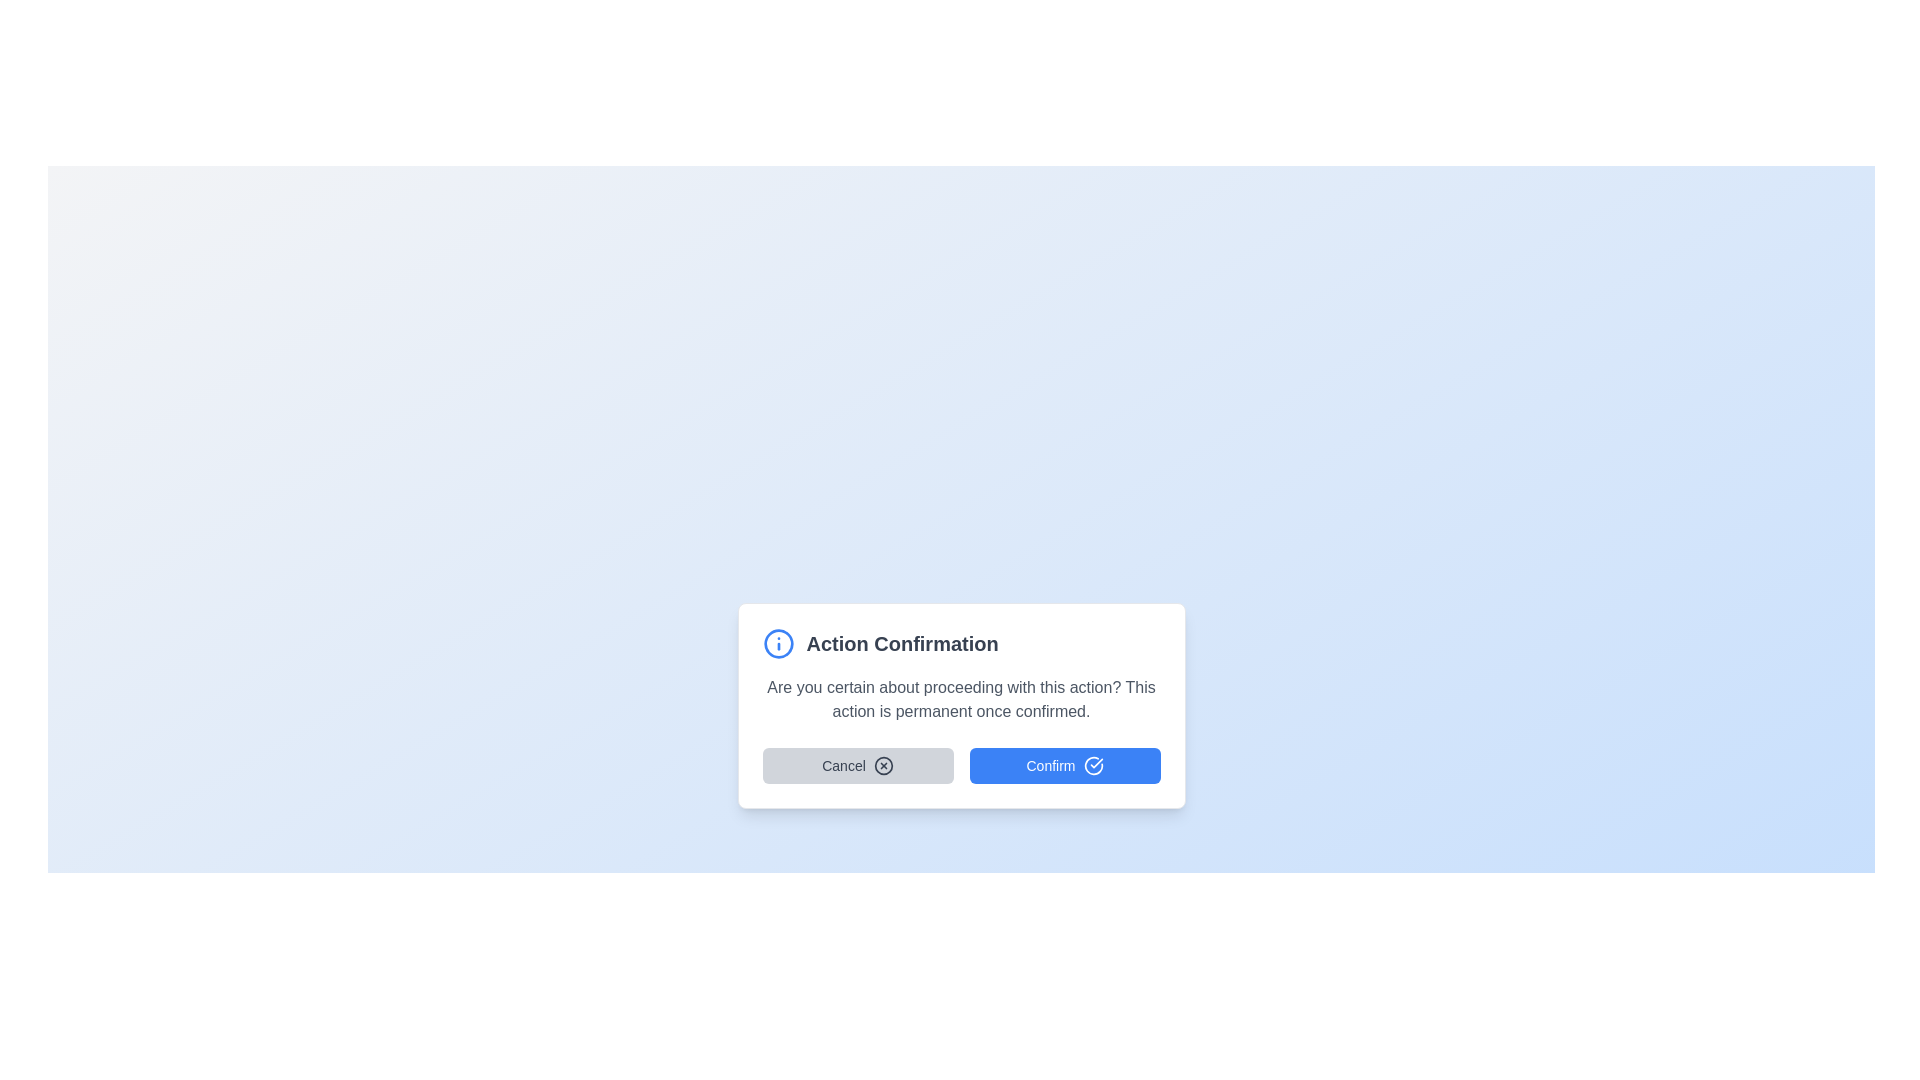 Image resolution: width=1920 pixels, height=1080 pixels. What do you see at coordinates (882, 765) in the screenshot?
I see `the decorative SVG circle located inside the 'Cancel' button in the bottom-left section of the modal dialog` at bounding box center [882, 765].